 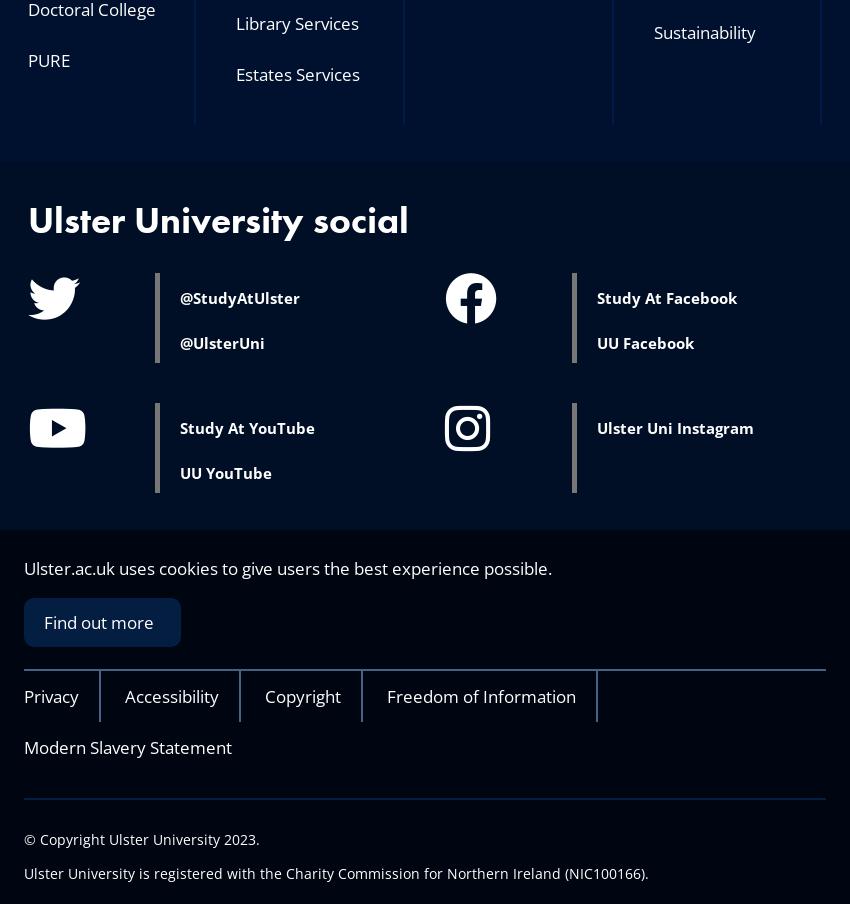 I want to click on 'Ulster.ac.uk uses cookies to give users the best experience possible.', so click(x=286, y=567).